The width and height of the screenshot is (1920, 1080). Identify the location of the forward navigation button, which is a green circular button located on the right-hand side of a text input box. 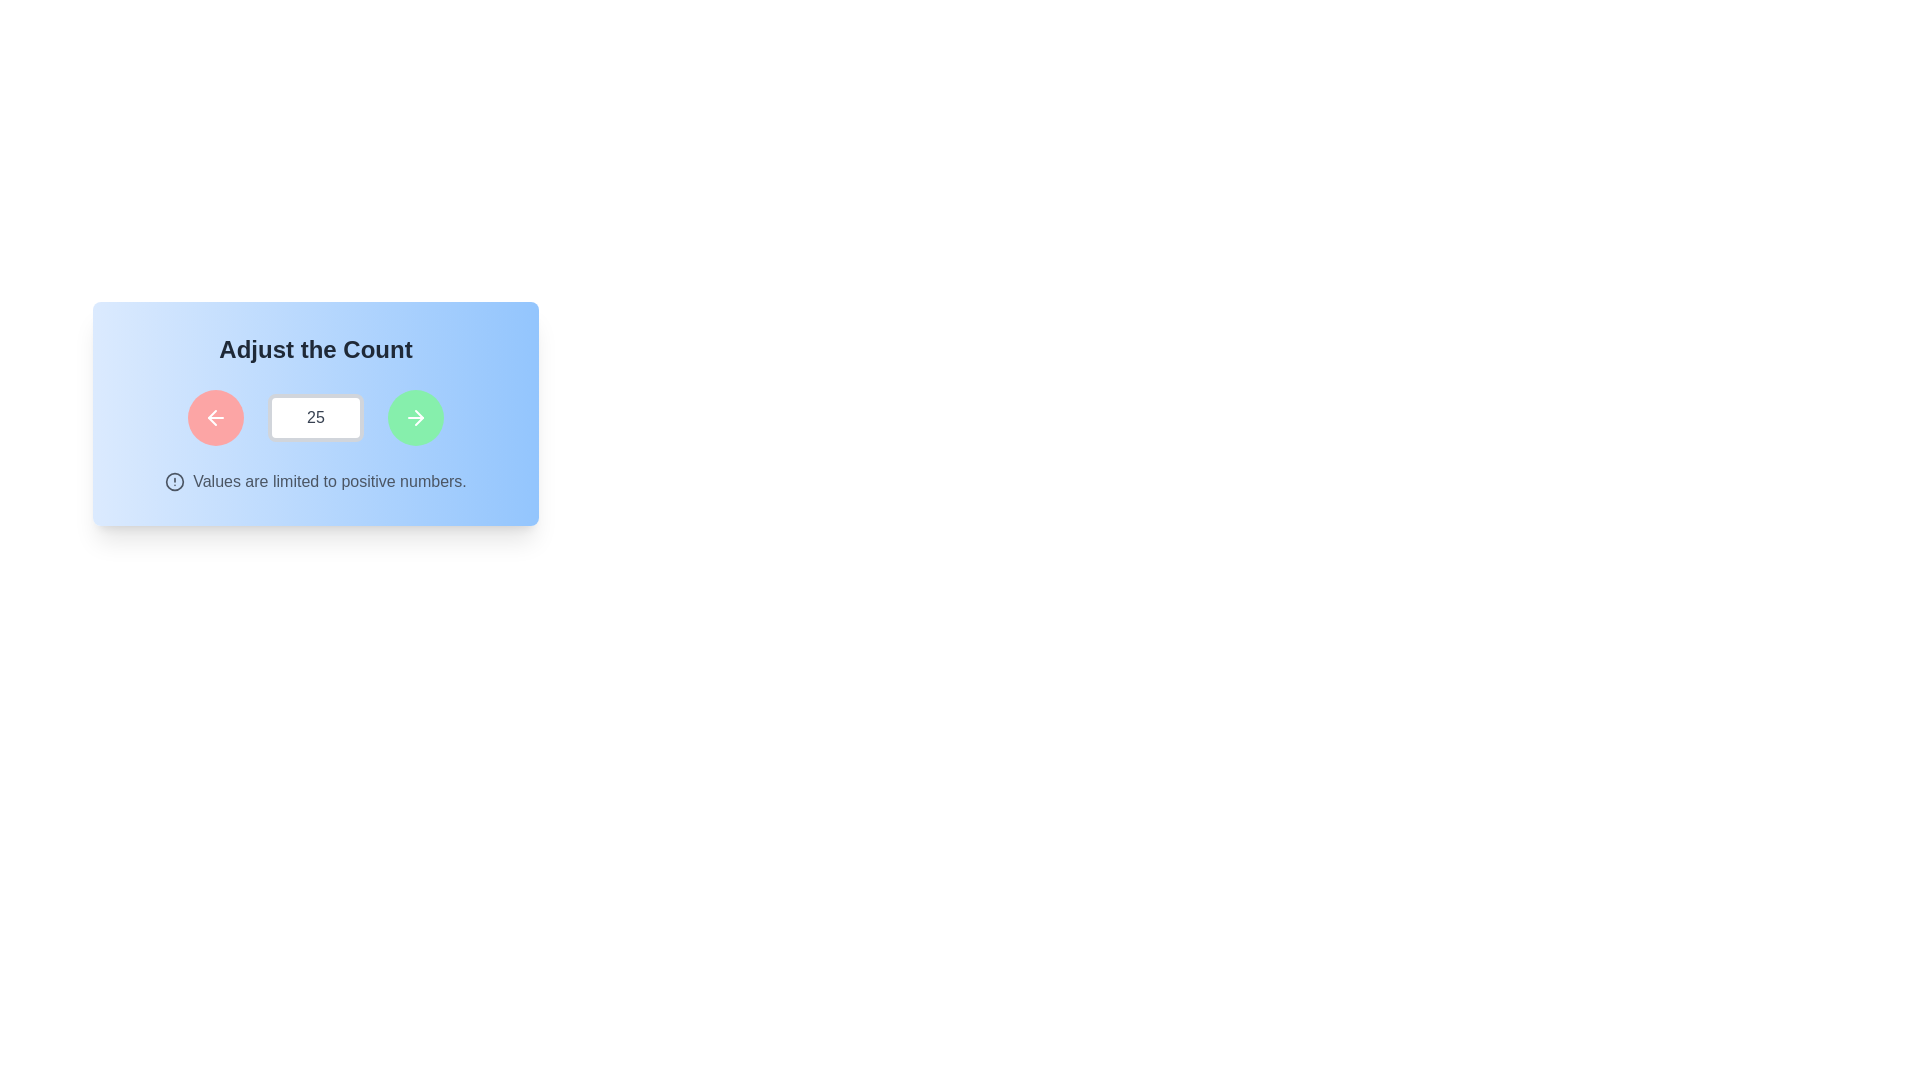
(415, 416).